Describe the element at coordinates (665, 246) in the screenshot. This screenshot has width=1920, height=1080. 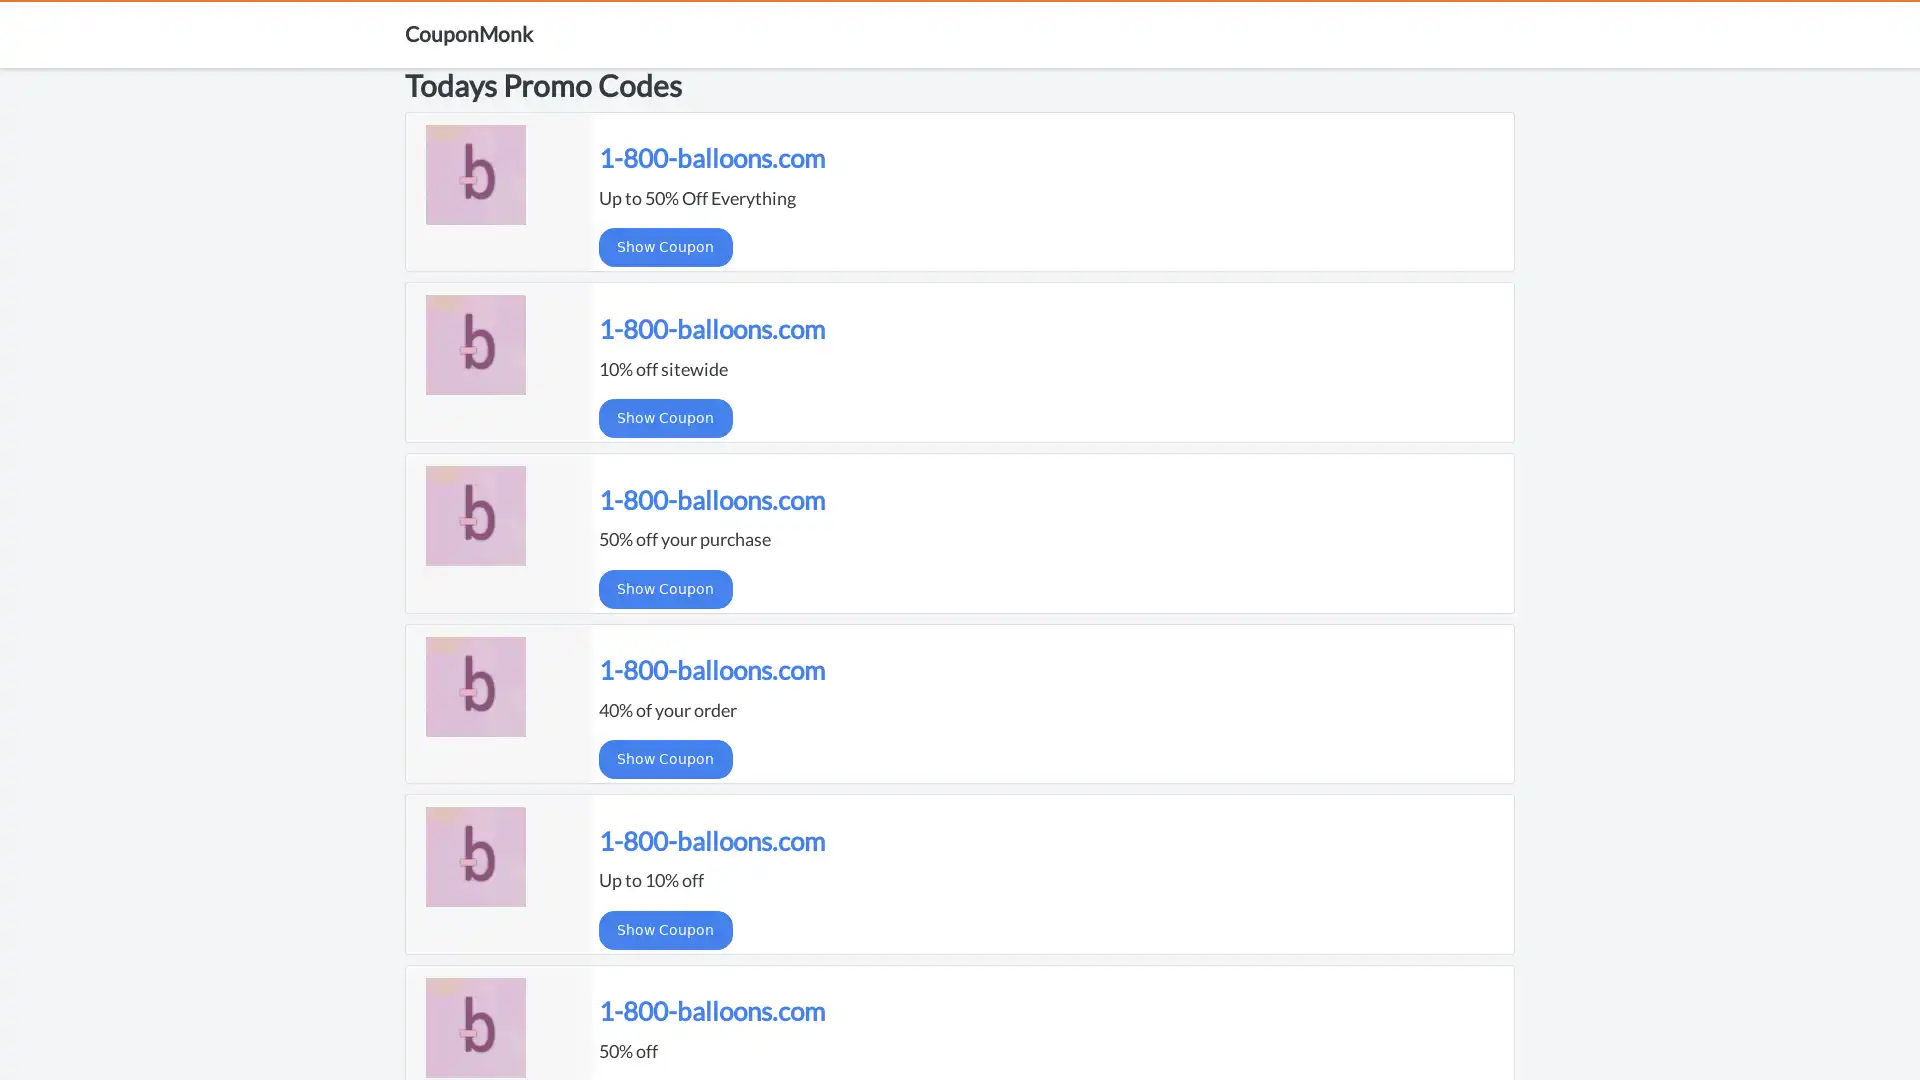
I see `Show Coupon` at that location.